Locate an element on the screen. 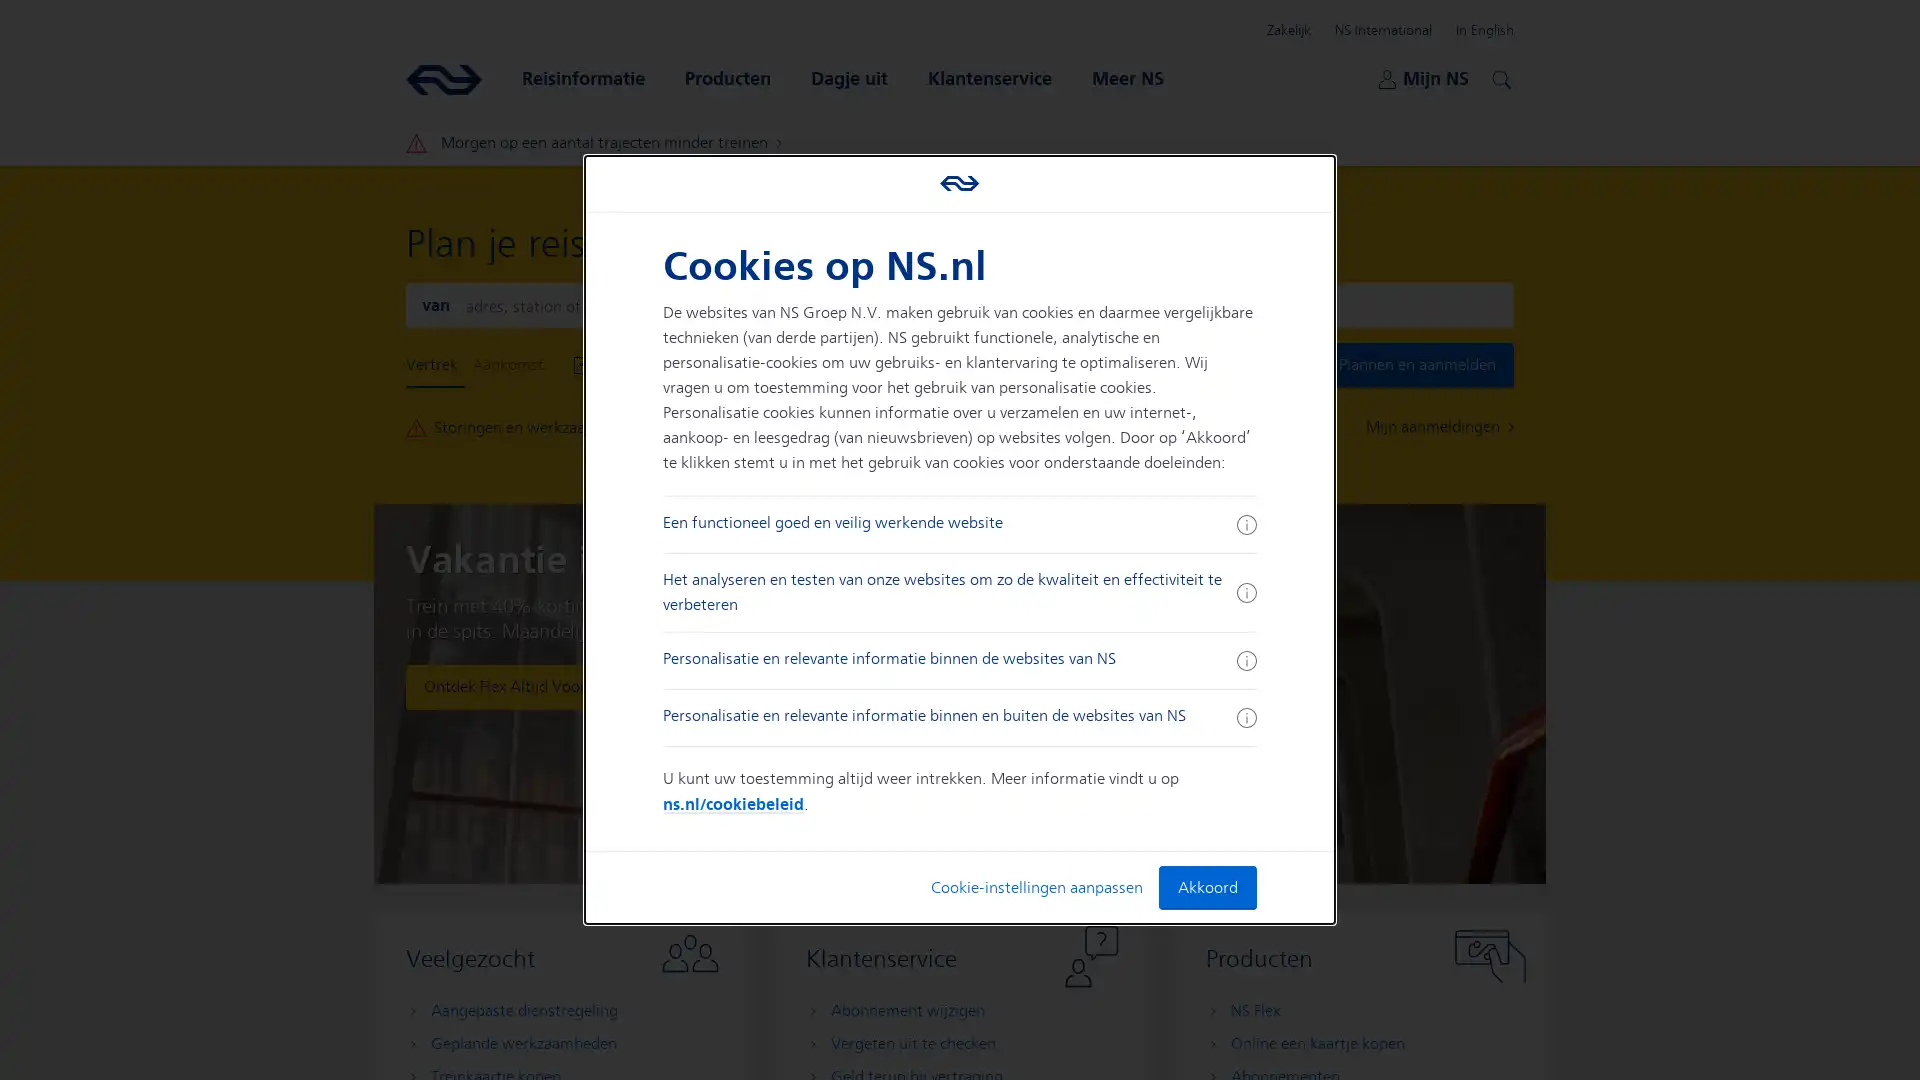 The height and width of the screenshot is (1080, 1920). Mijn NS Open submenu is located at coordinates (1422, 77).